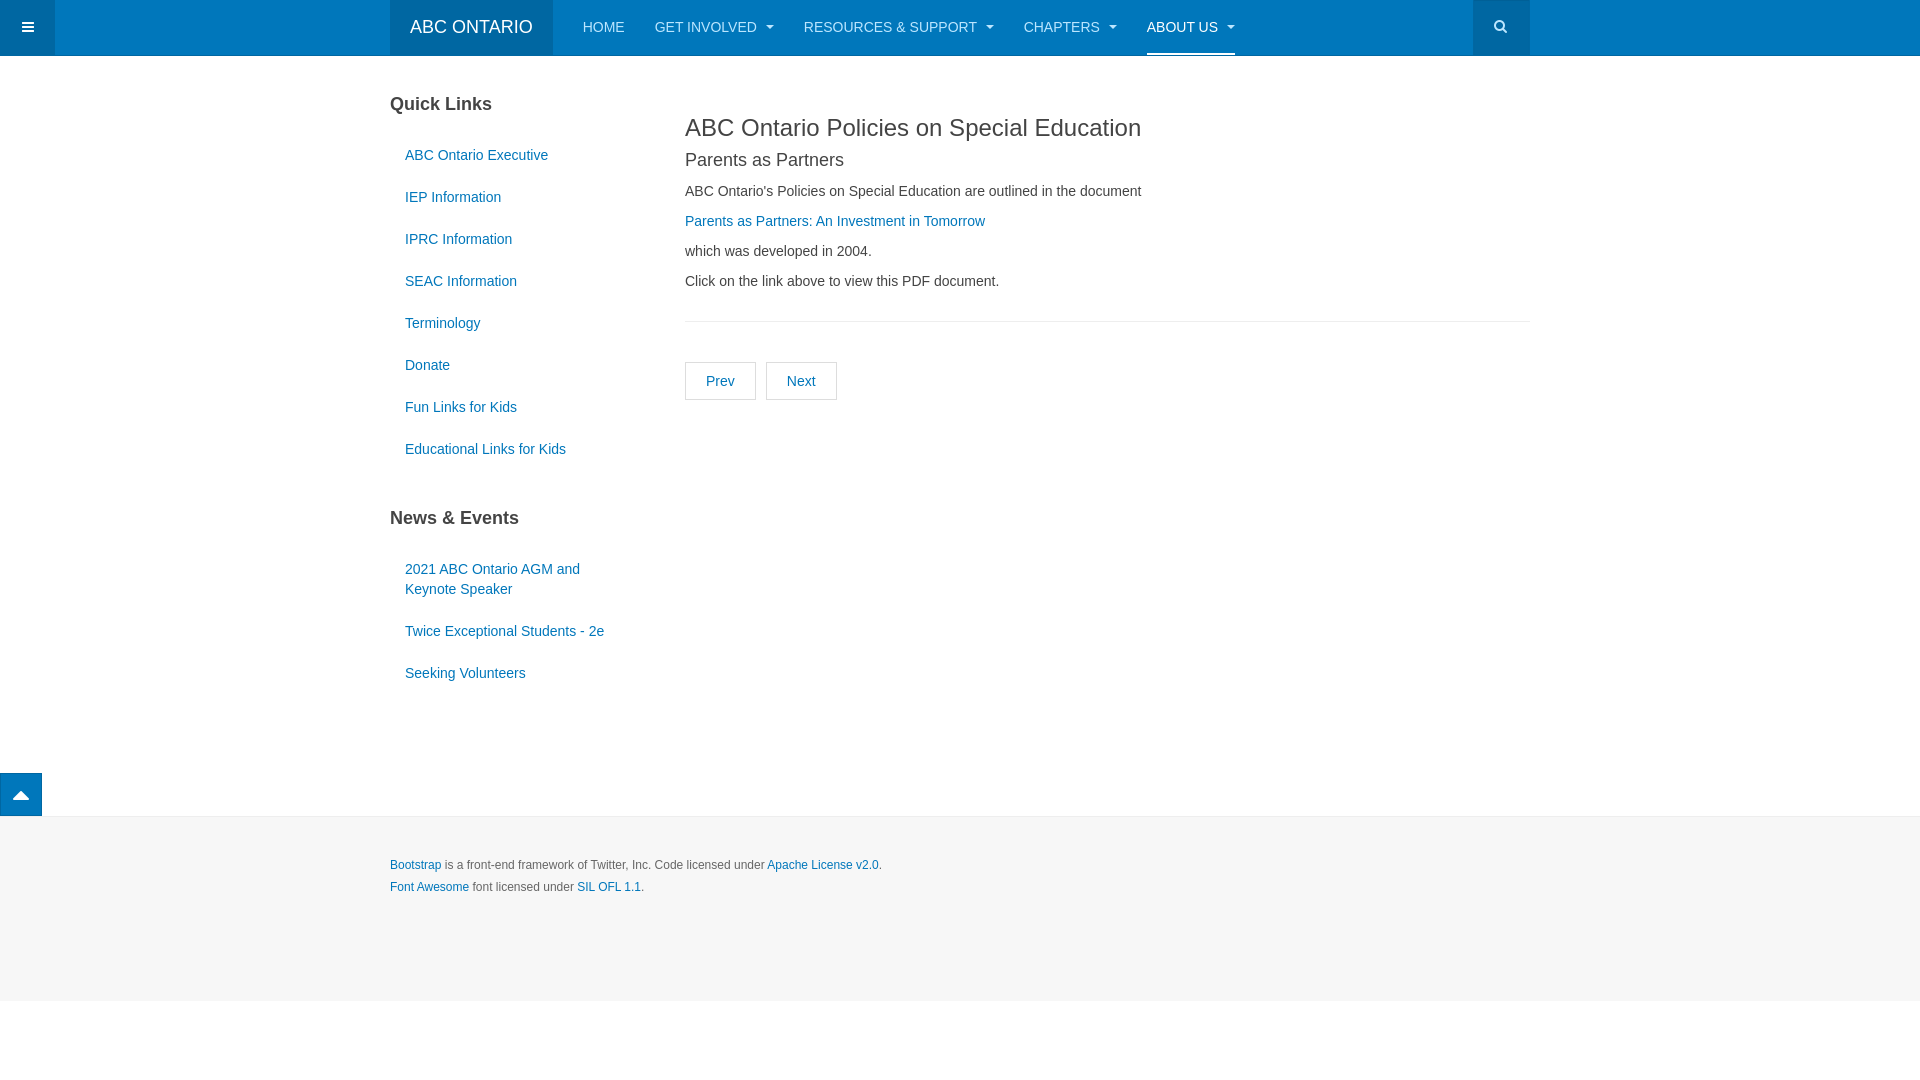  Describe the element at coordinates (389, 196) in the screenshot. I see `'IEP Information'` at that location.